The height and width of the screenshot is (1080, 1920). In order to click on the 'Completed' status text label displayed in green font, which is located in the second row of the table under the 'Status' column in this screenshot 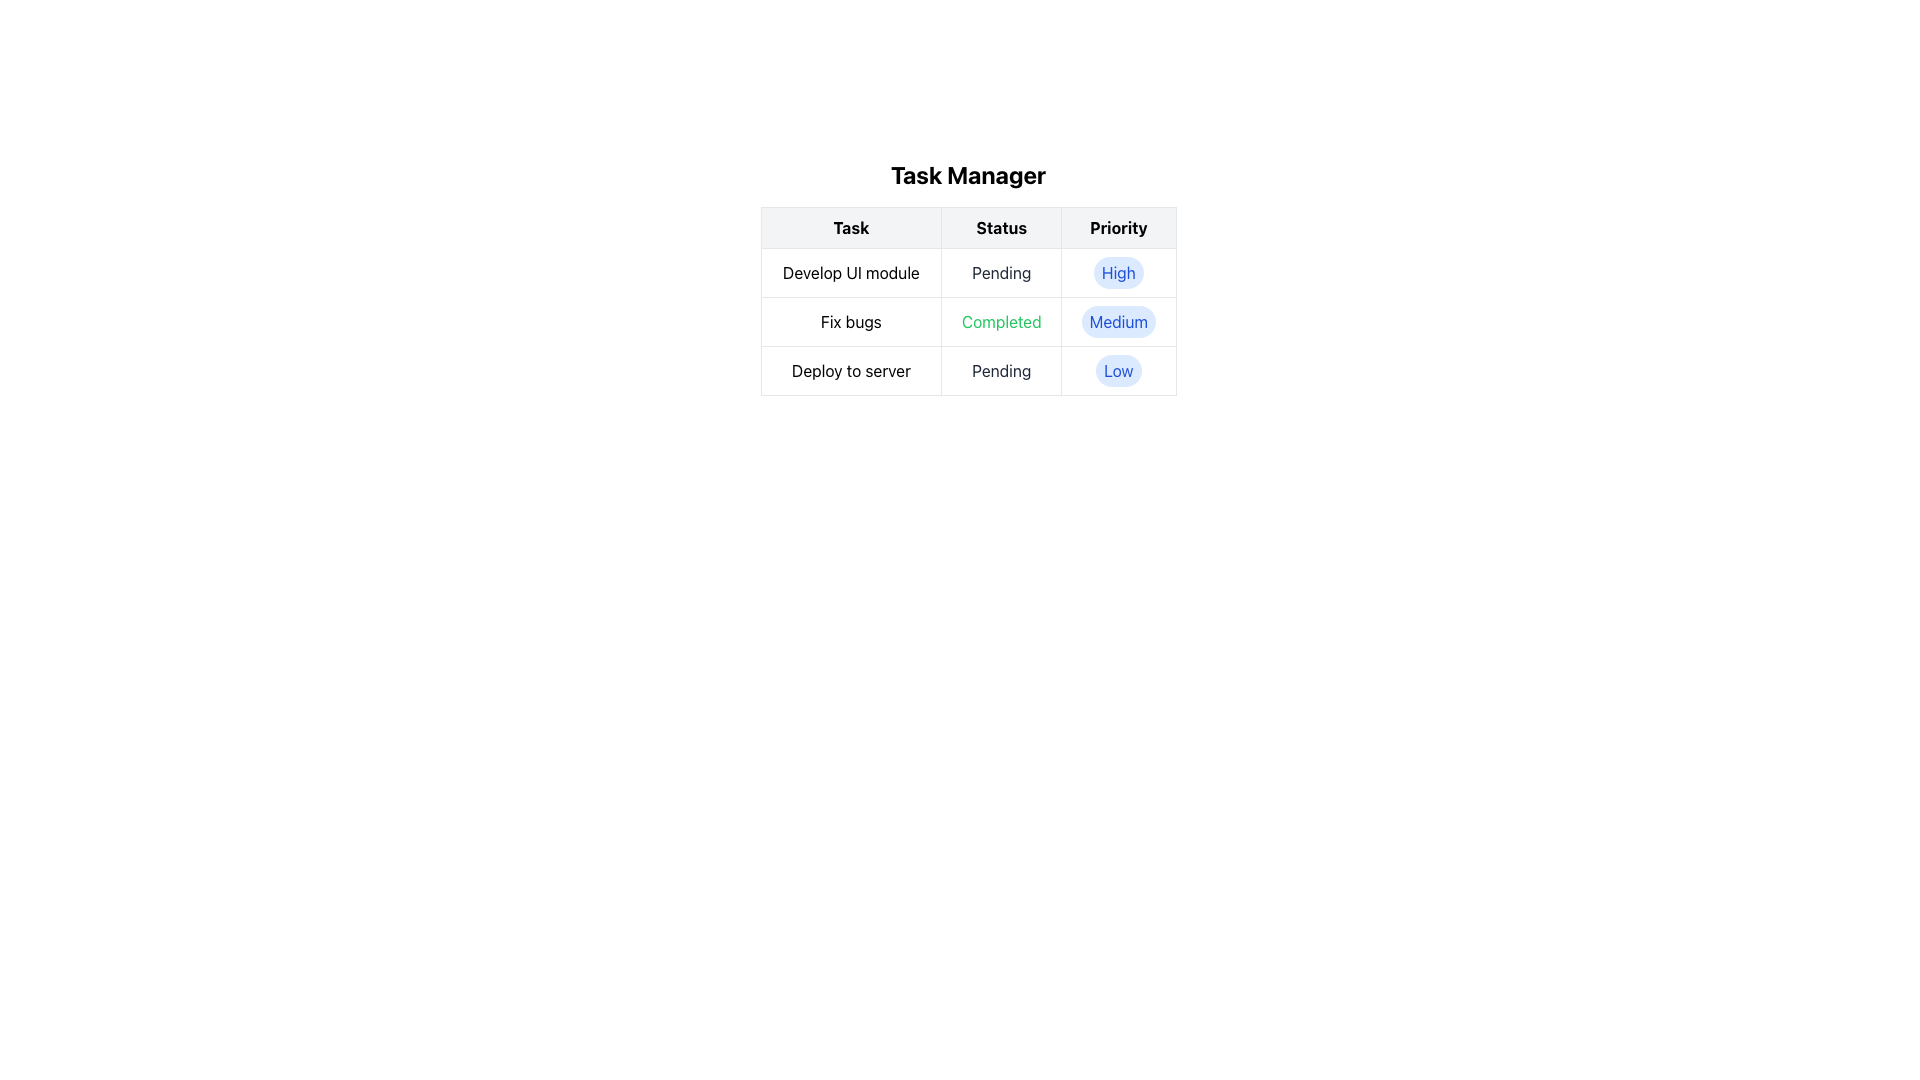, I will do `click(1001, 320)`.